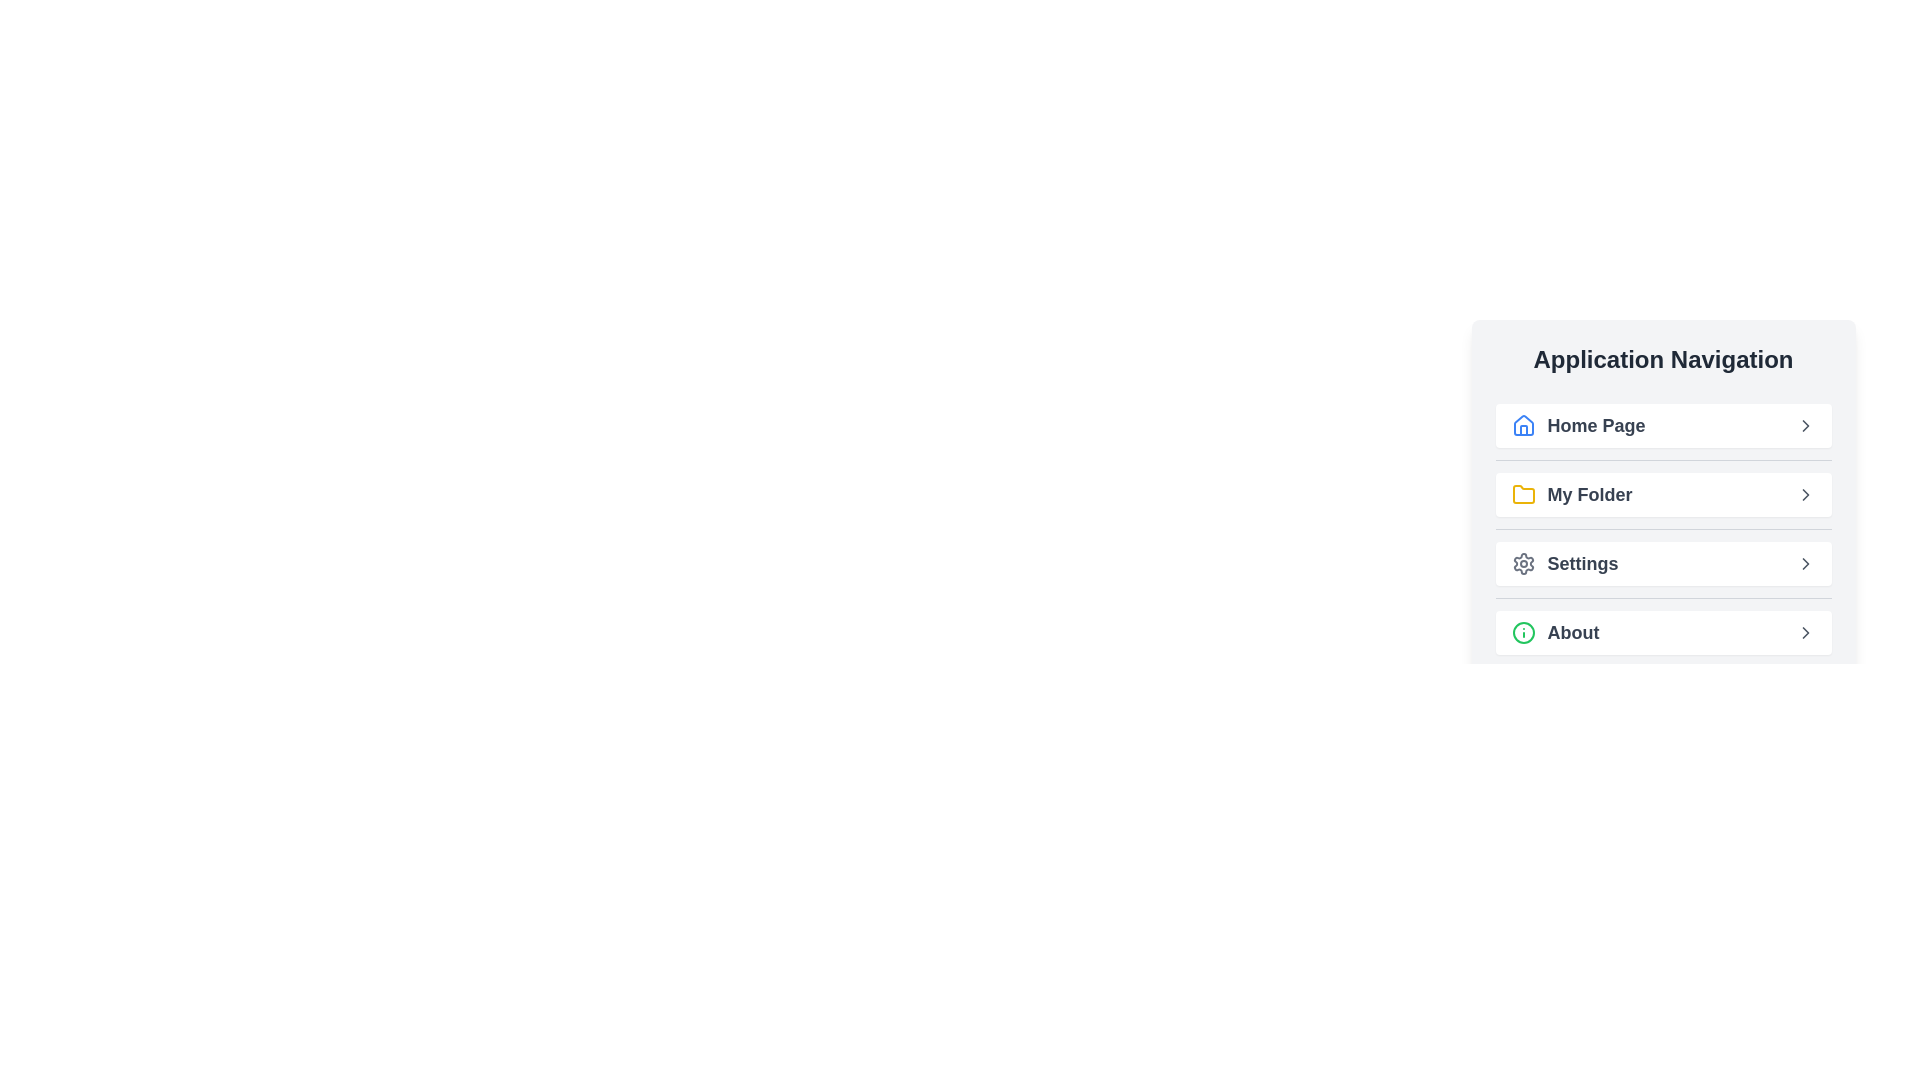 The image size is (1920, 1080). Describe the element at coordinates (1522, 424) in the screenshot. I see `the 'Home Page' navigation icon, which is located in the 'Application Navigation' section, to the left of the text 'Home Page'` at that location.